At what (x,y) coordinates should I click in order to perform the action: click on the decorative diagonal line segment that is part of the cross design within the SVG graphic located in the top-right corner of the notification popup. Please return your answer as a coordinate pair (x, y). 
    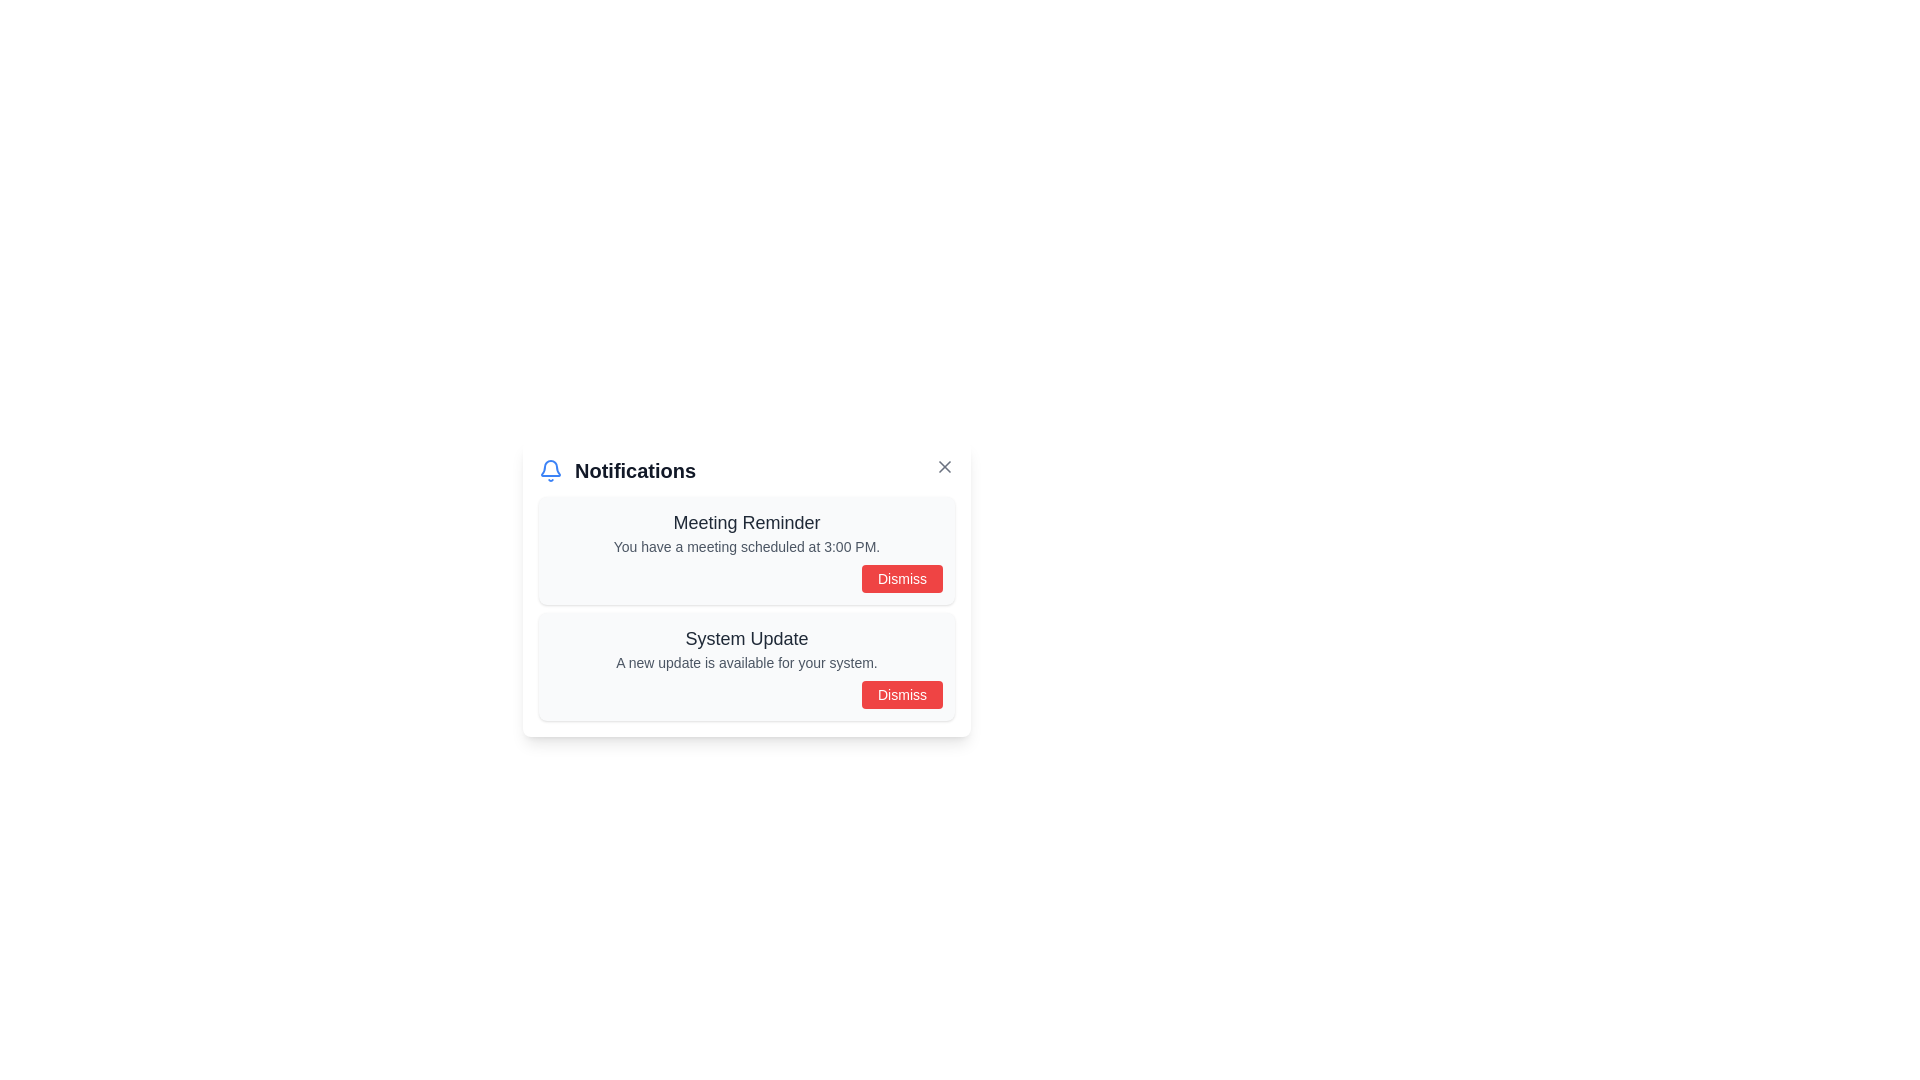
    Looking at the image, I should click on (944, 466).